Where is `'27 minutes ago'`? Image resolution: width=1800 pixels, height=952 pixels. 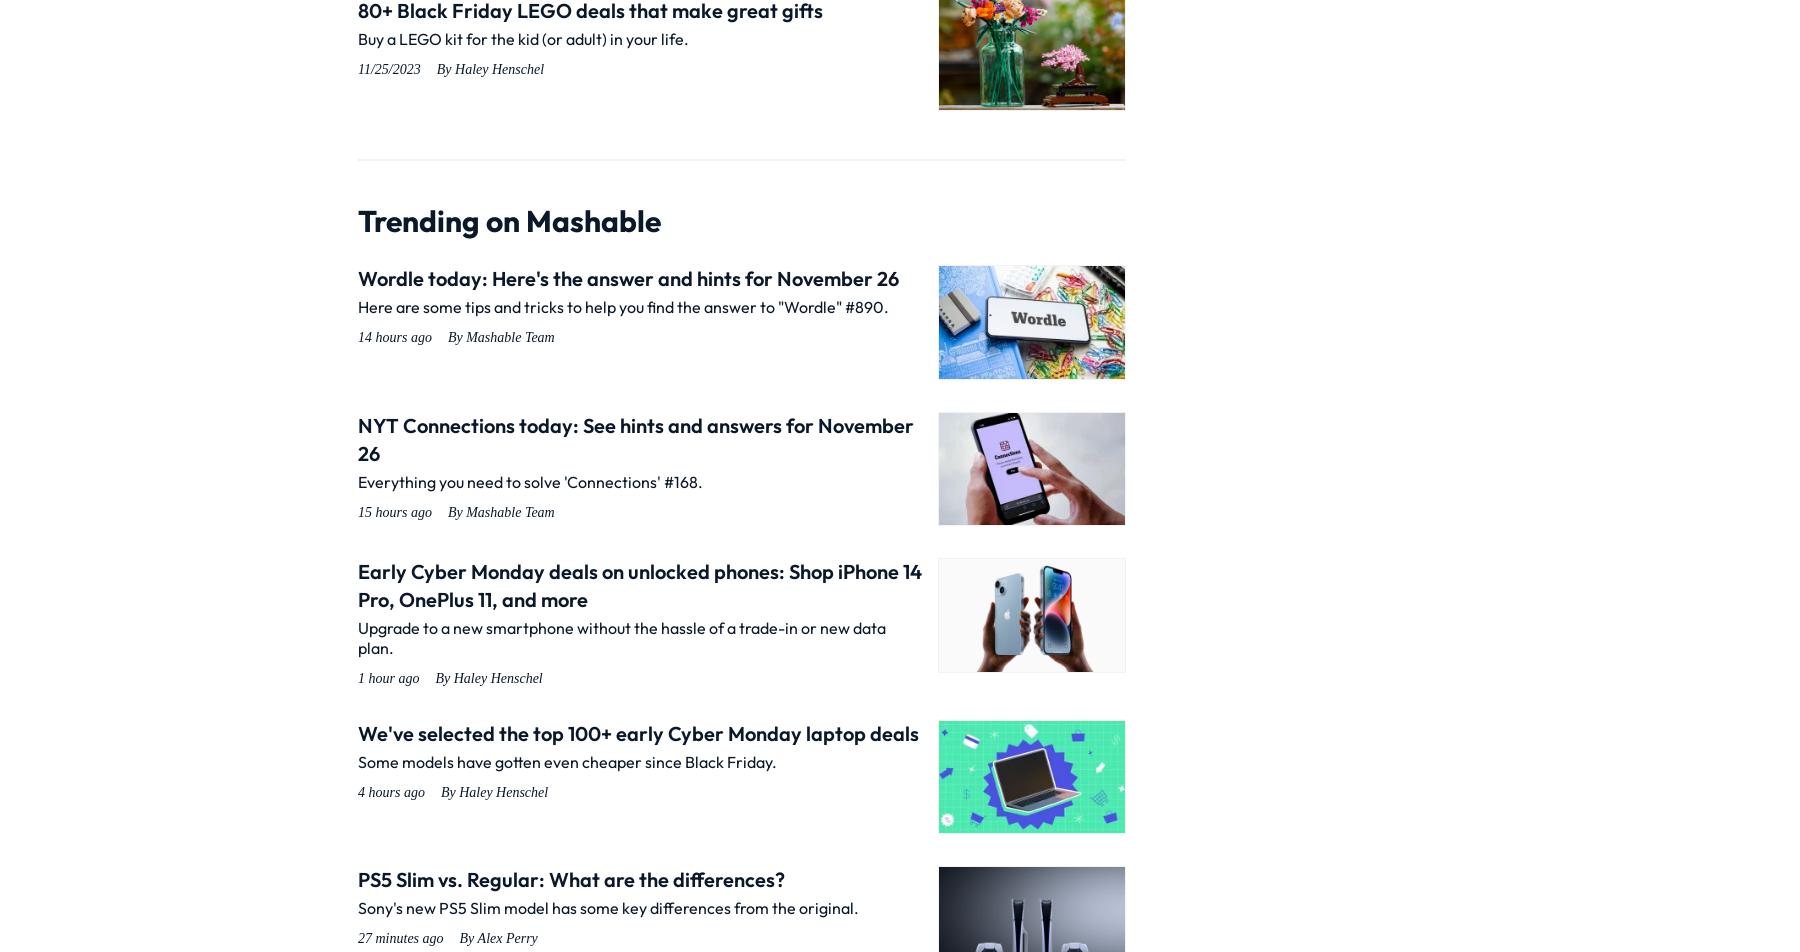 '27 minutes ago' is located at coordinates (400, 938).